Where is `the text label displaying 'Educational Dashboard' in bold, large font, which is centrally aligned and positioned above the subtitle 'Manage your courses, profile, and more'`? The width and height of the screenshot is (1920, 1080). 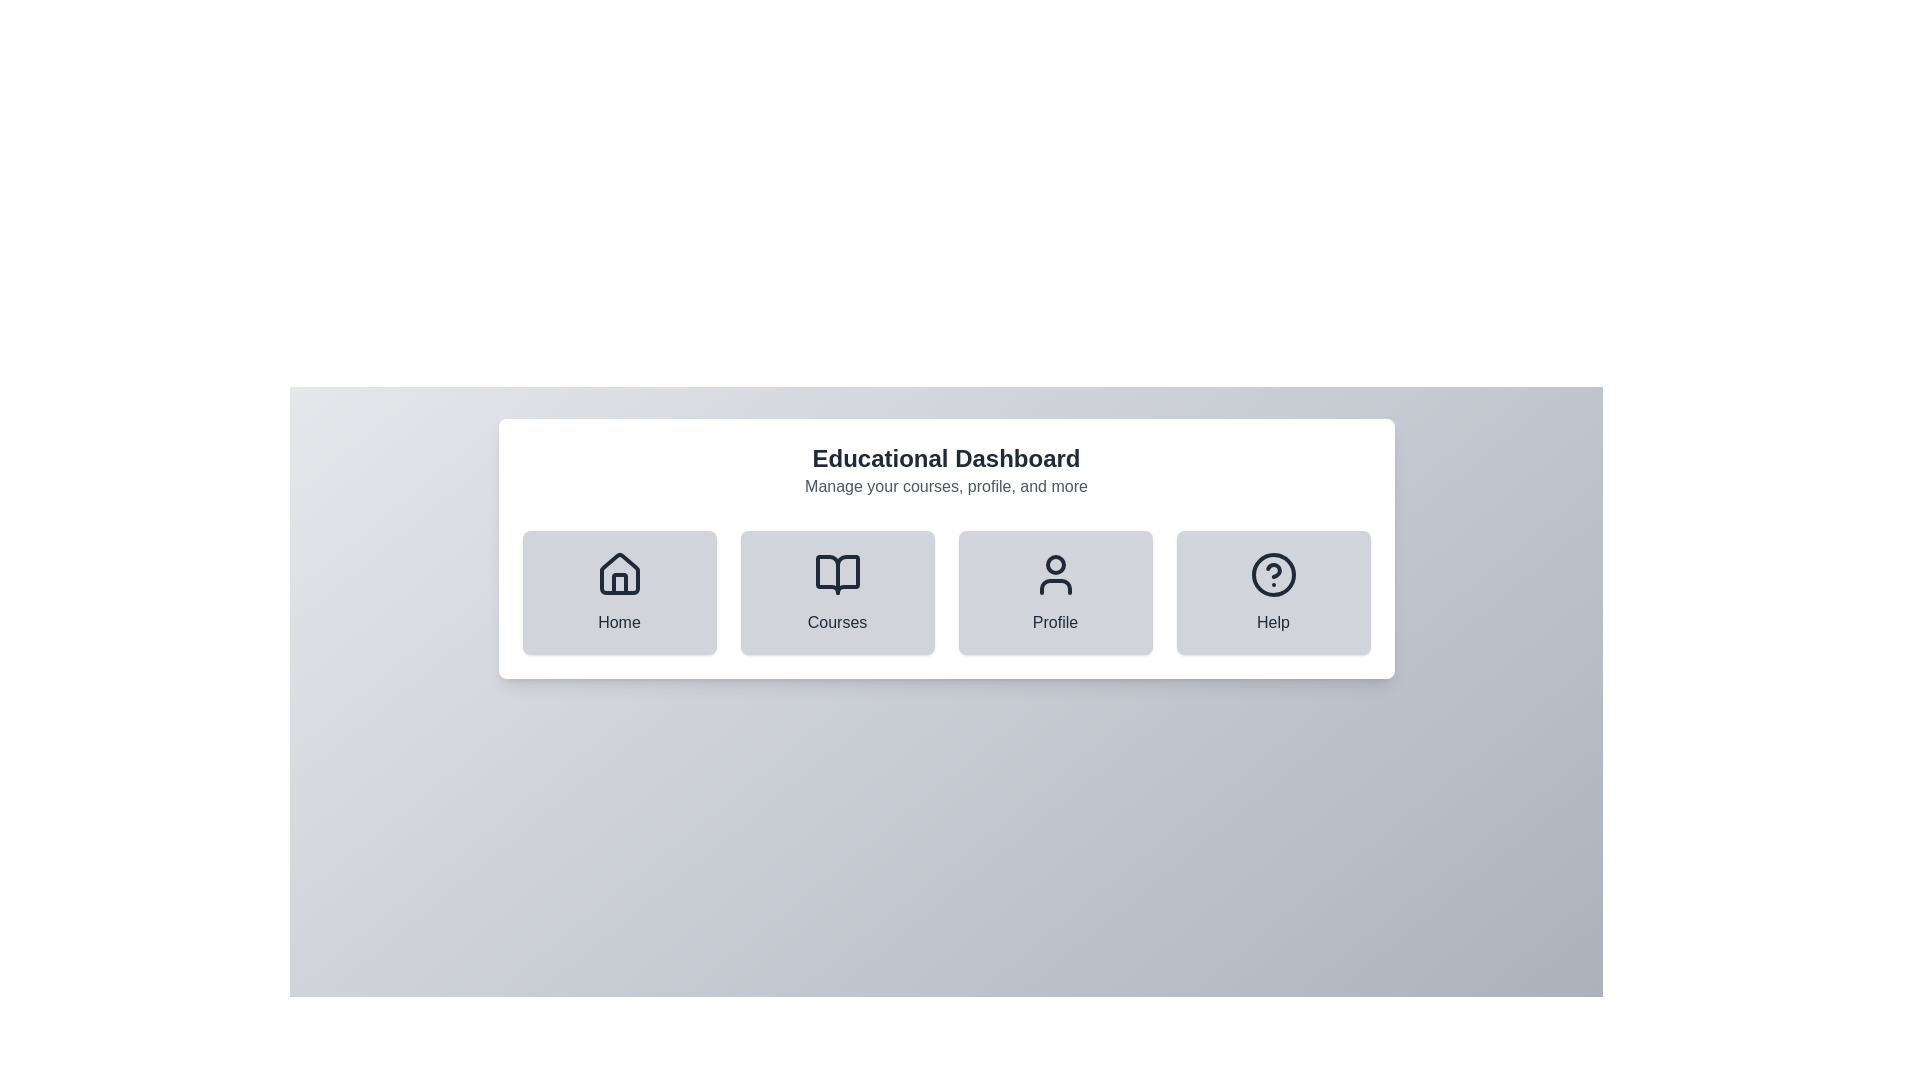 the text label displaying 'Educational Dashboard' in bold, large font, which is centrally aligned and positioned above the subtitle 'Manage your courses, profile, and more' is located at coordinates (945, 459).